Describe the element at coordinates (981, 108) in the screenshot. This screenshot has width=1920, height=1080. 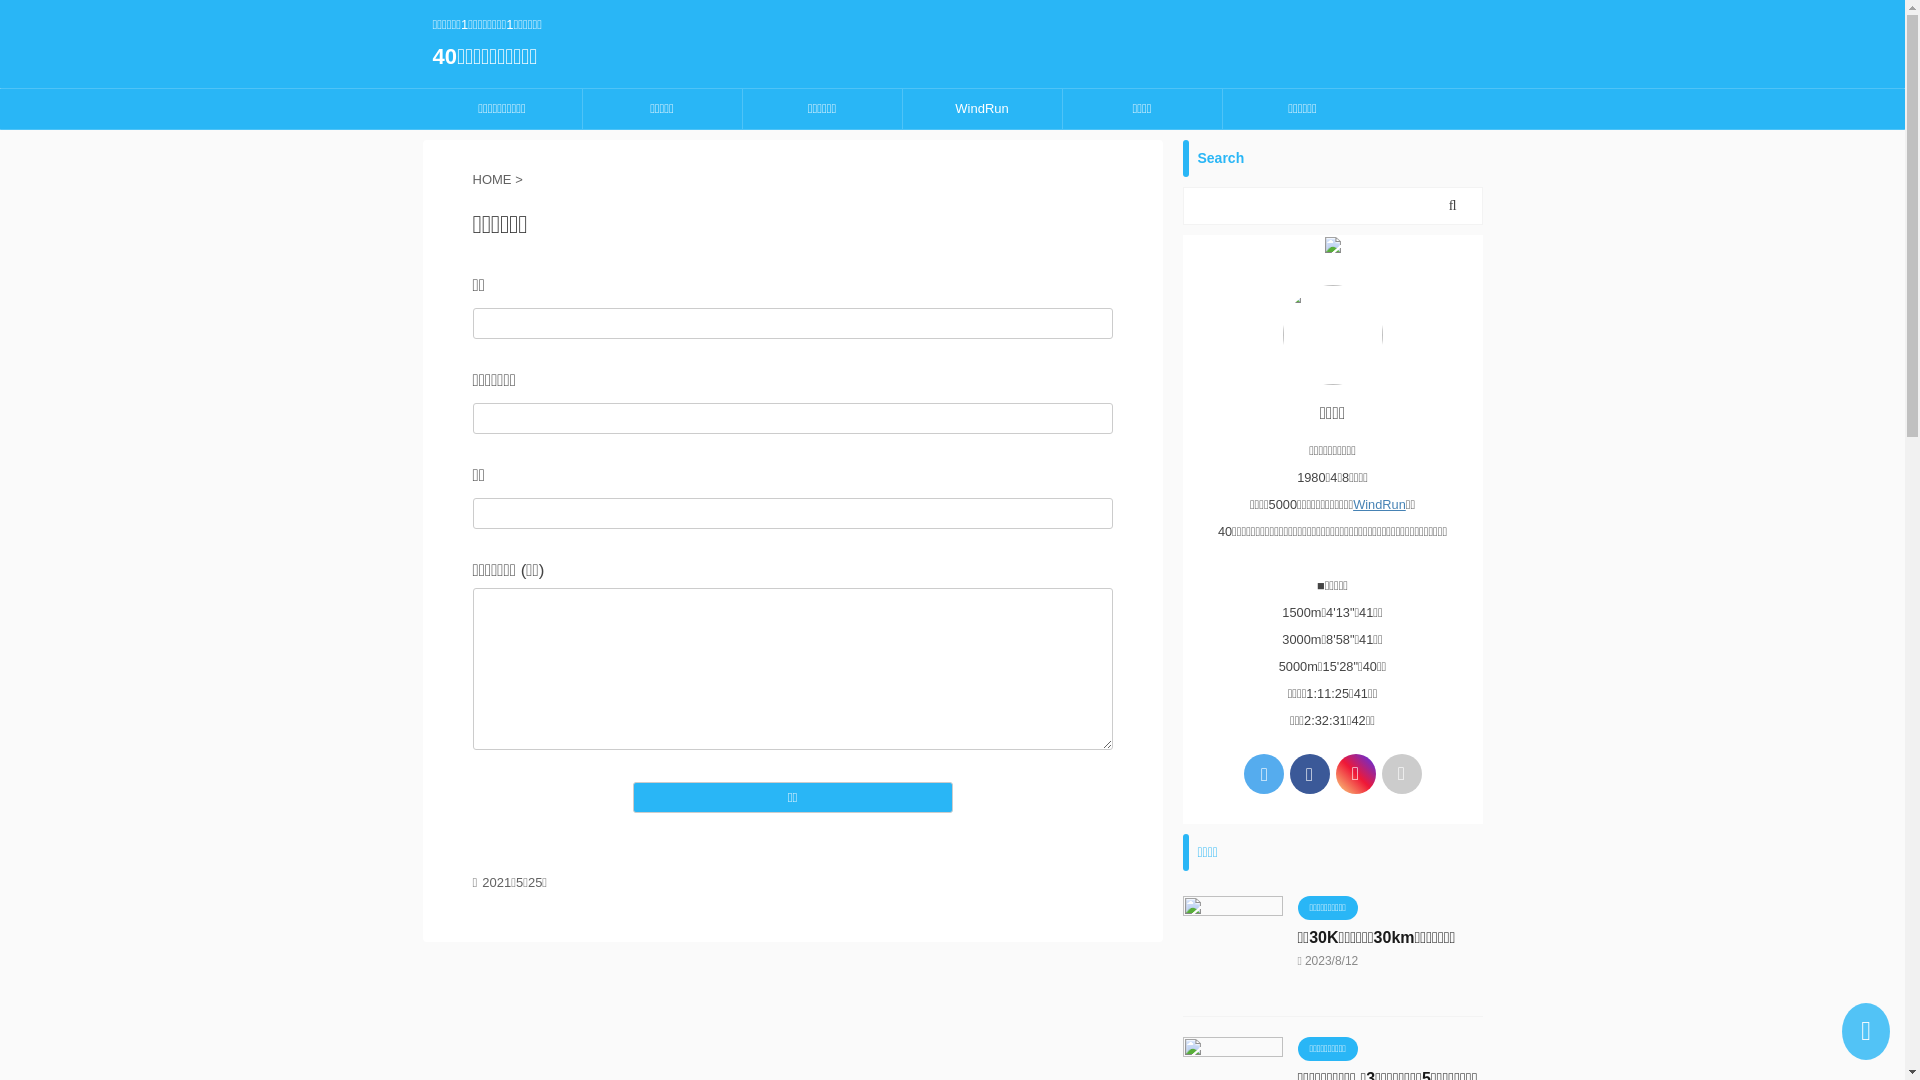
I see `'WindRun'` at that location.